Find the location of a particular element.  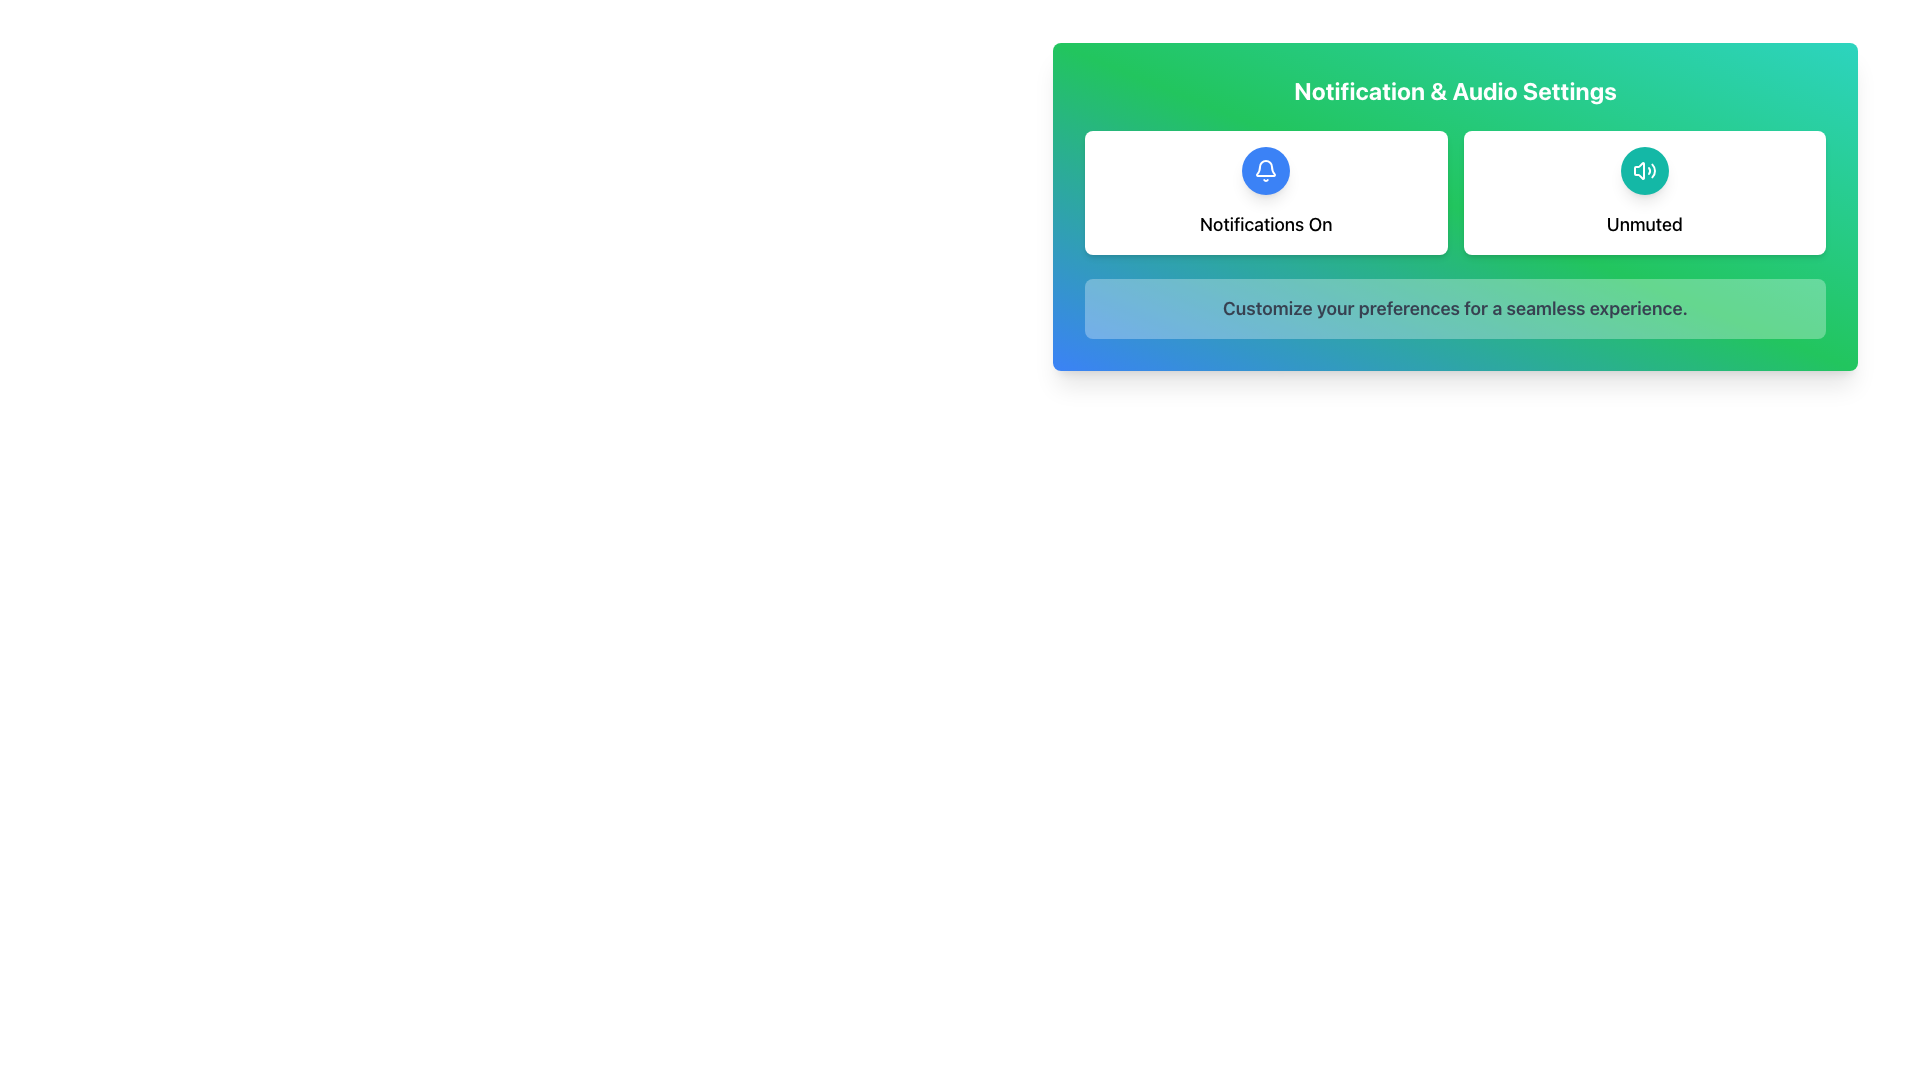

the circular teal button with a speaker icon in the 'Unmuted' card is located at coordinates (1644, 169).